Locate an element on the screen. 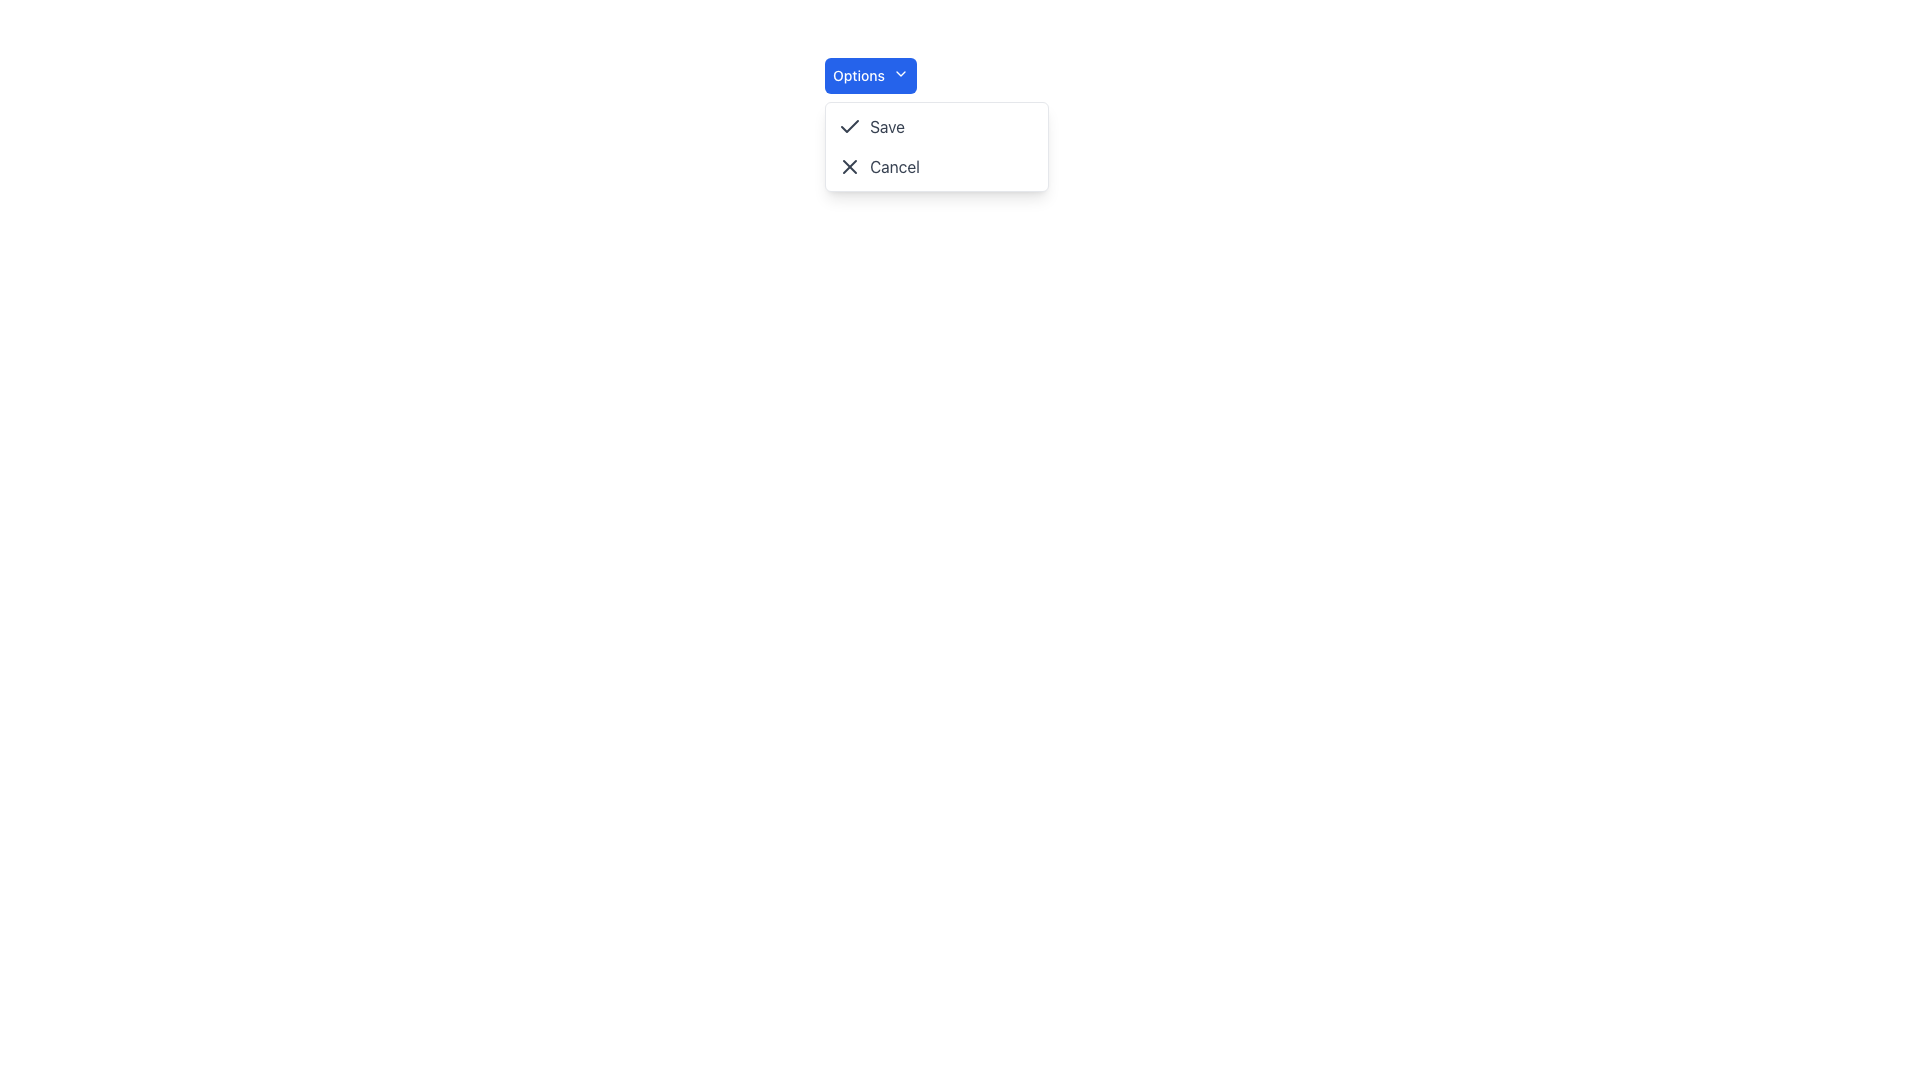 Image resolution: width=1920 pixels, height=1080 pixels. the dropdown icon is located at coordinates (899, 72).